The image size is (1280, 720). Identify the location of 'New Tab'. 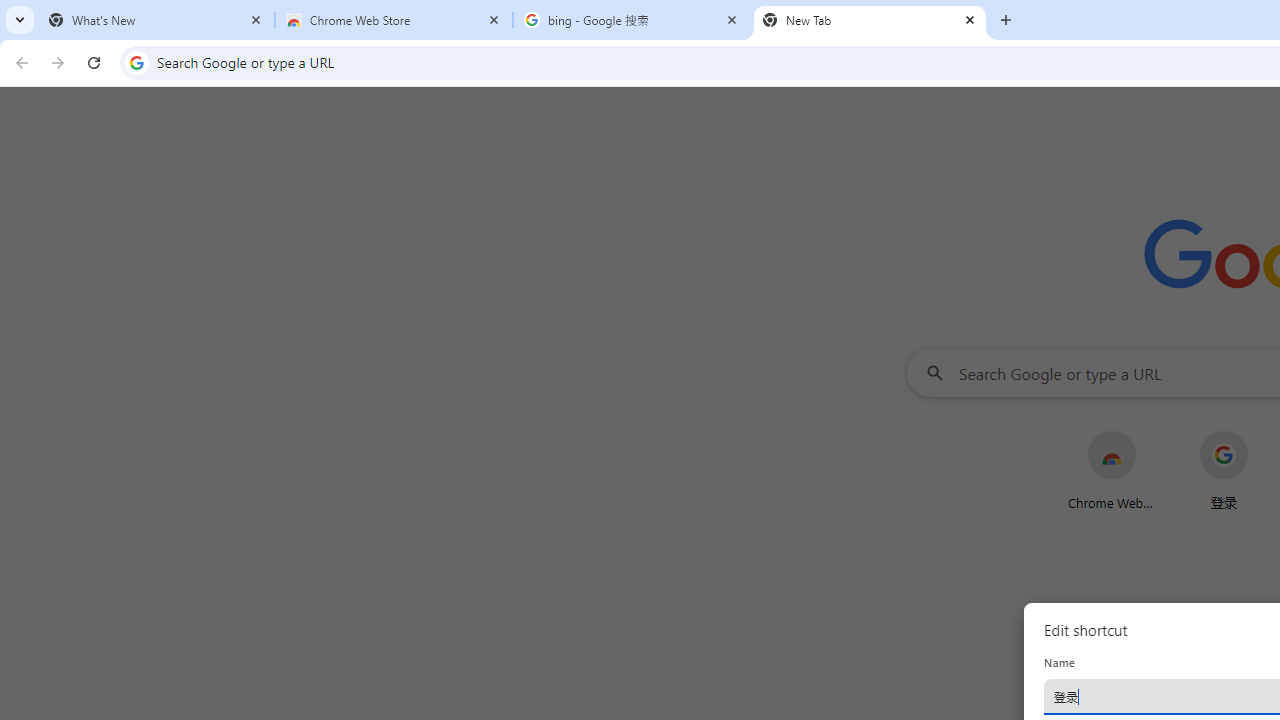
(870, 20).